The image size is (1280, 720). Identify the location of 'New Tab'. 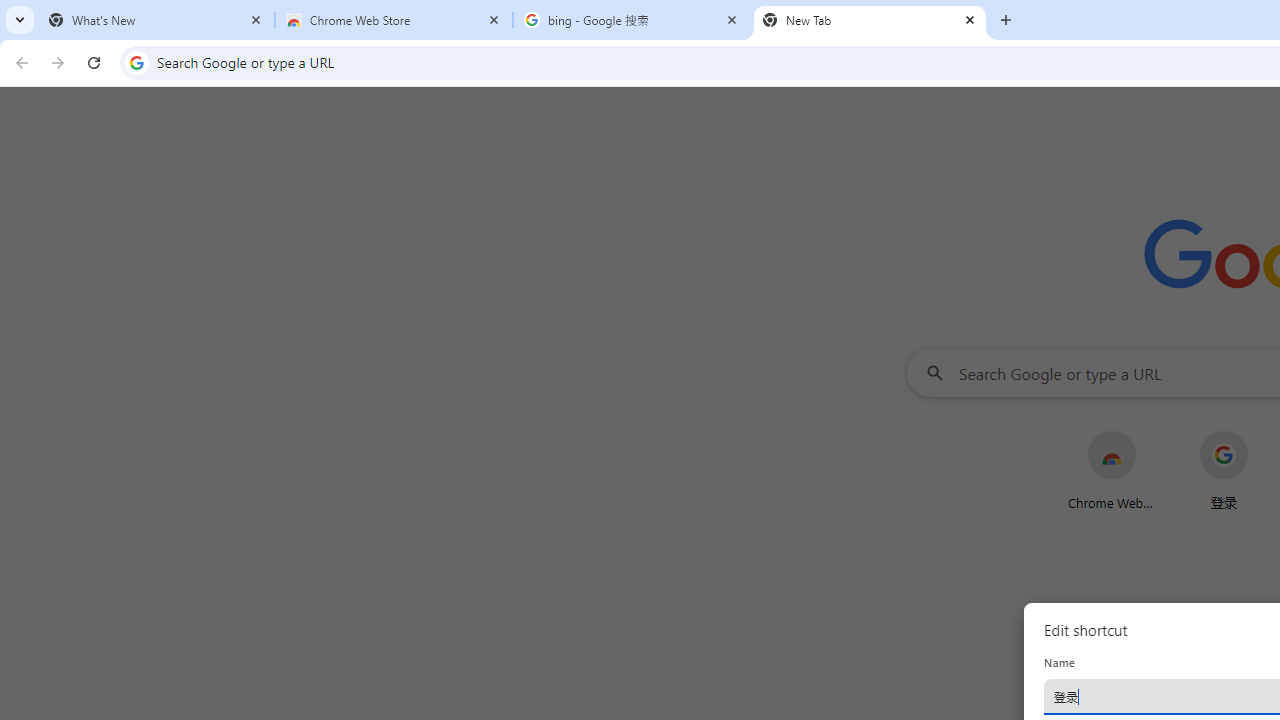
(870, 20).